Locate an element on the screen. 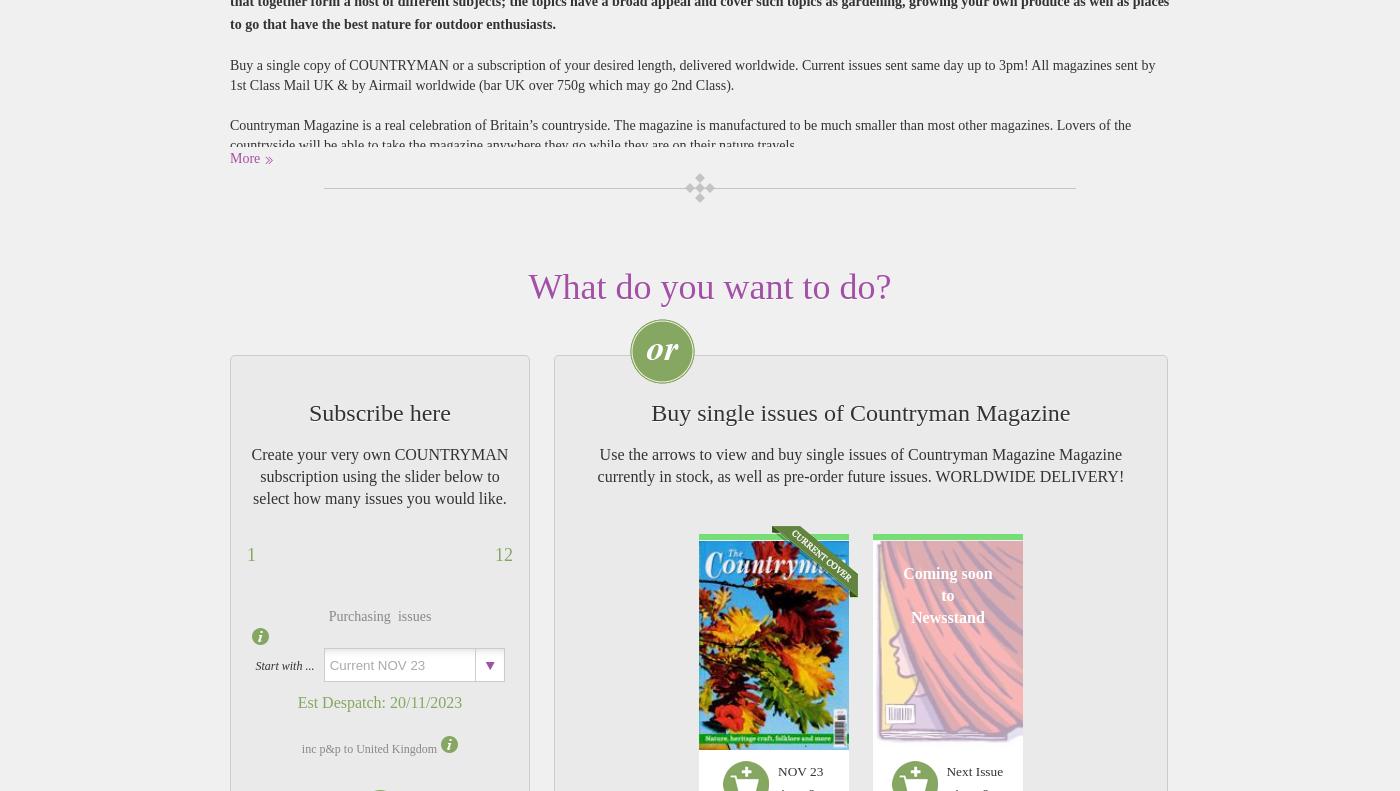 Image resolution: width=1400 pixels, height=791 pixels. 'to' is located at coordinates (946, 594).